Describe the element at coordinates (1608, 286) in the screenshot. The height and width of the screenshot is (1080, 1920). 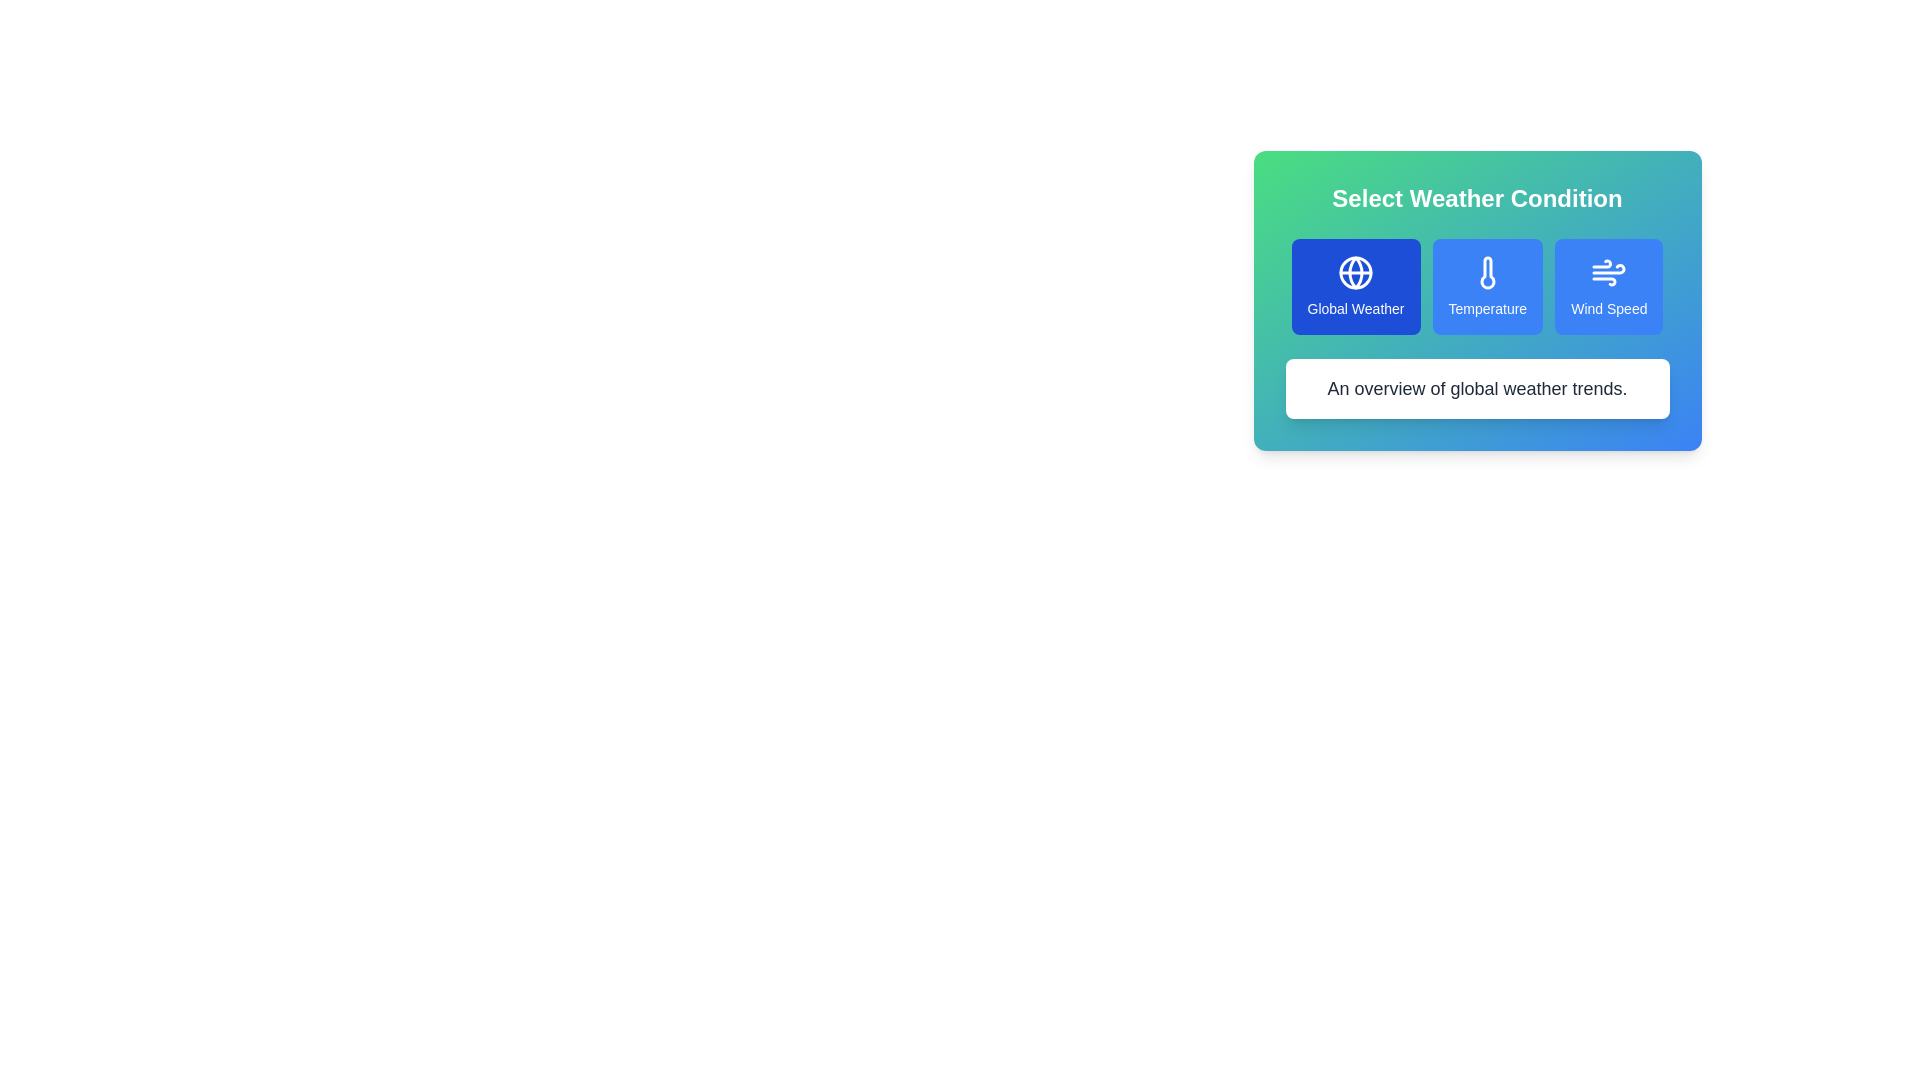
I see `the button corresponding to Wind Speed to select the desired weather condition` at that location.